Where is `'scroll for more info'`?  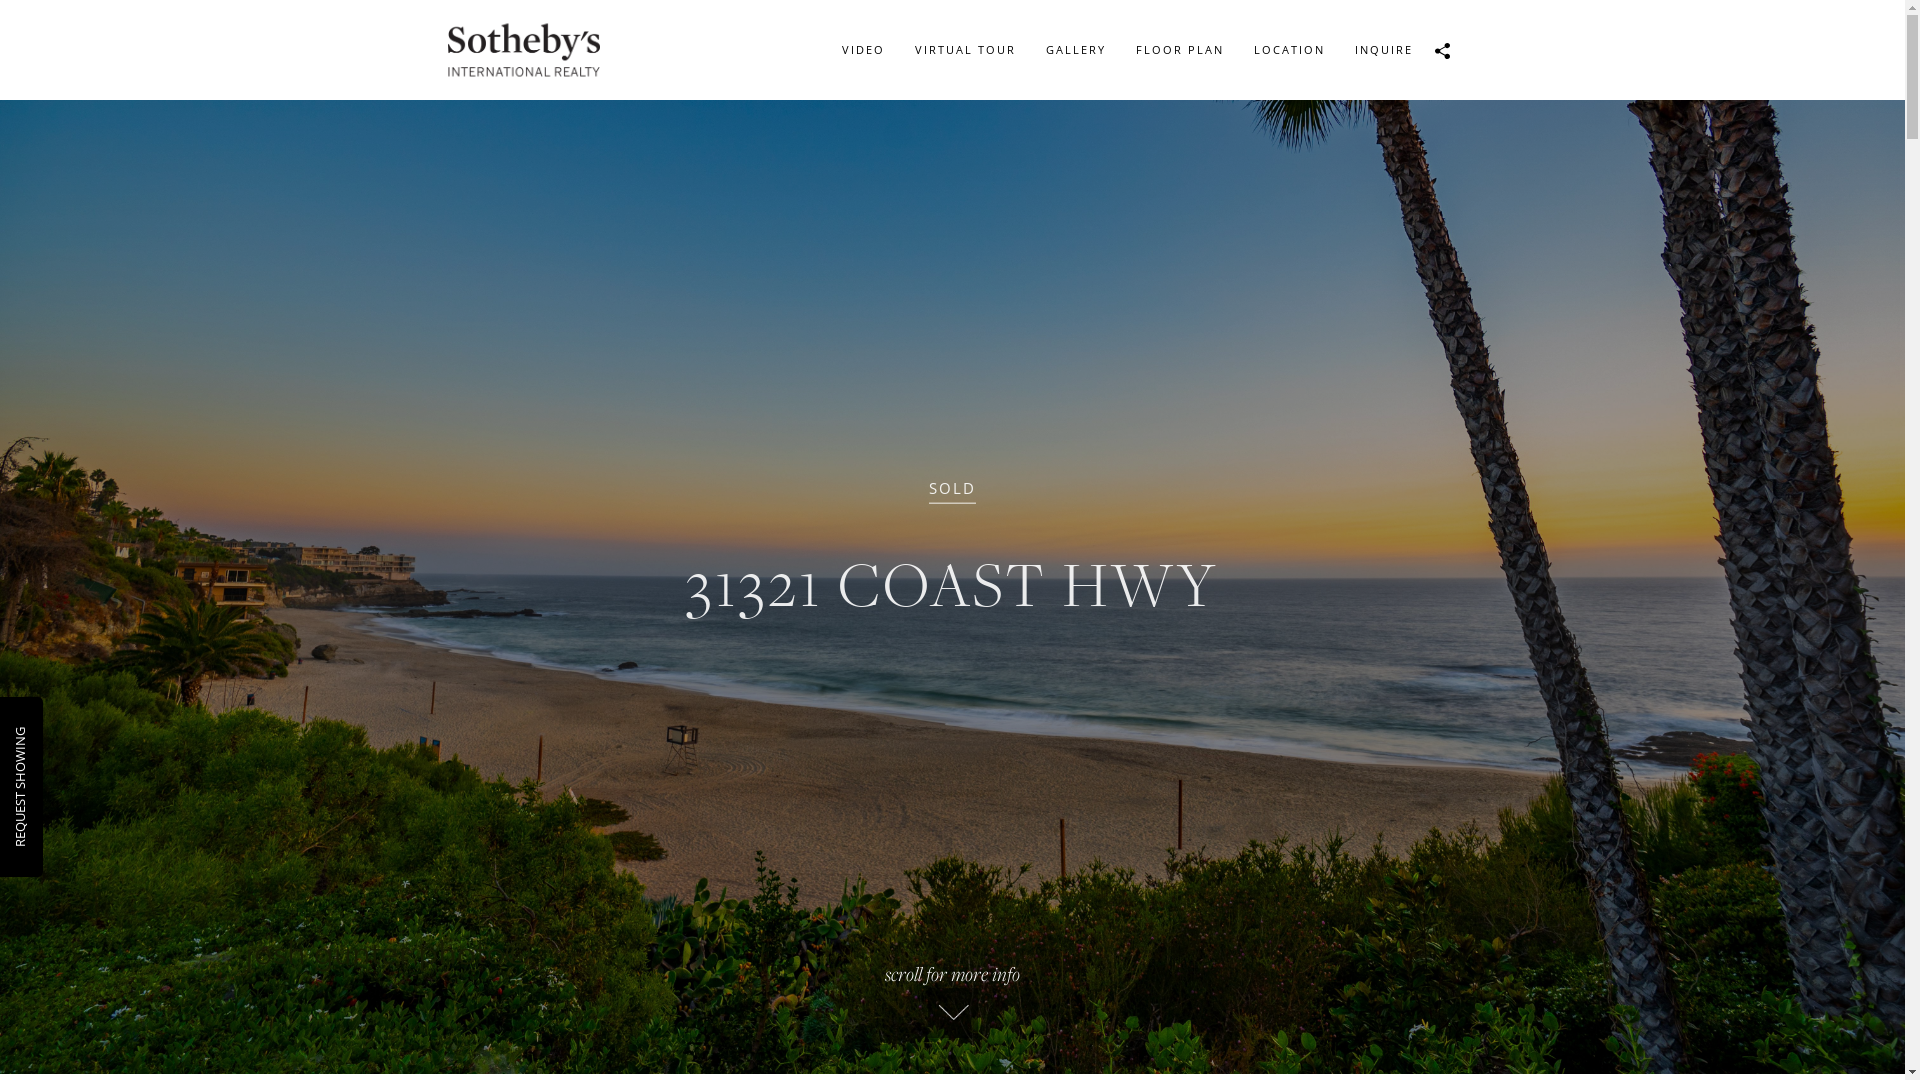
'scroll for more info' is located at coordinates (621, 999).